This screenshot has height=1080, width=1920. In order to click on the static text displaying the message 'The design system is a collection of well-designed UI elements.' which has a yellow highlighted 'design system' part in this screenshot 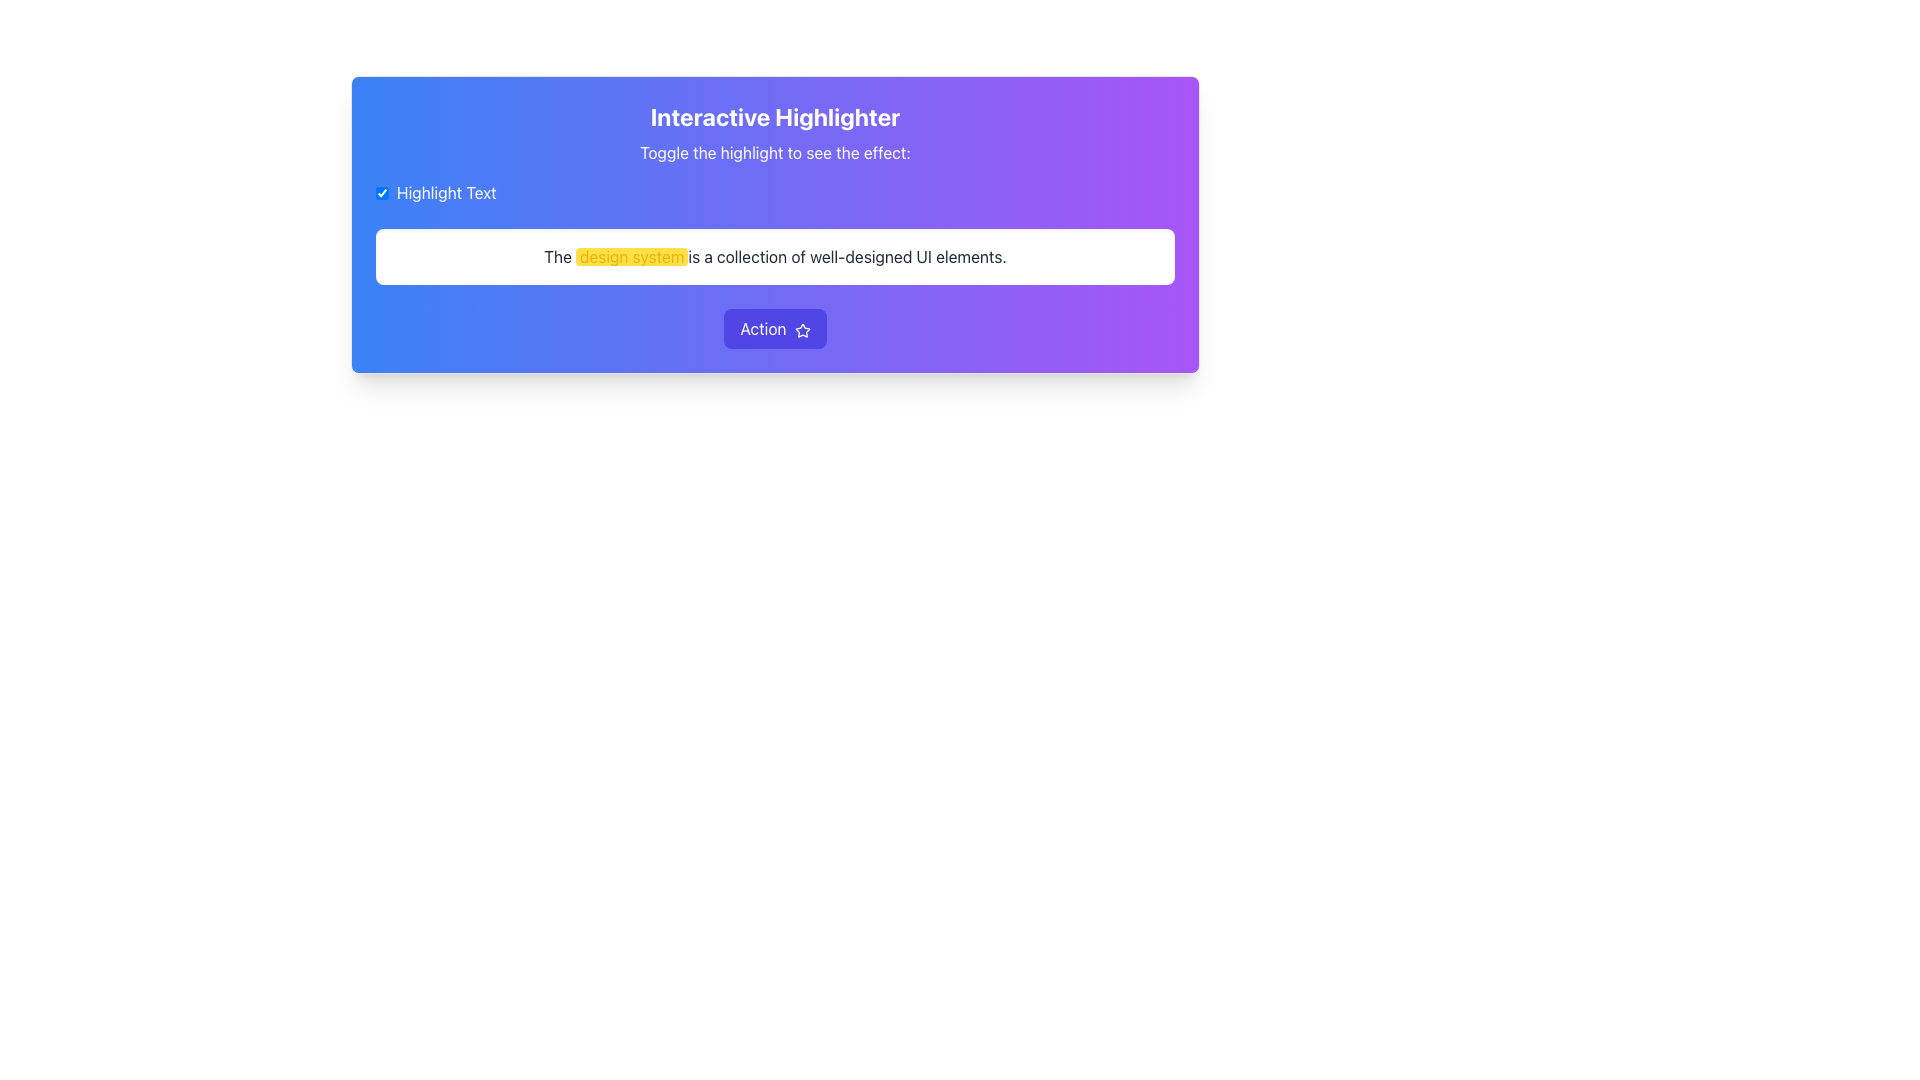, I will do `click(774, 256)`.